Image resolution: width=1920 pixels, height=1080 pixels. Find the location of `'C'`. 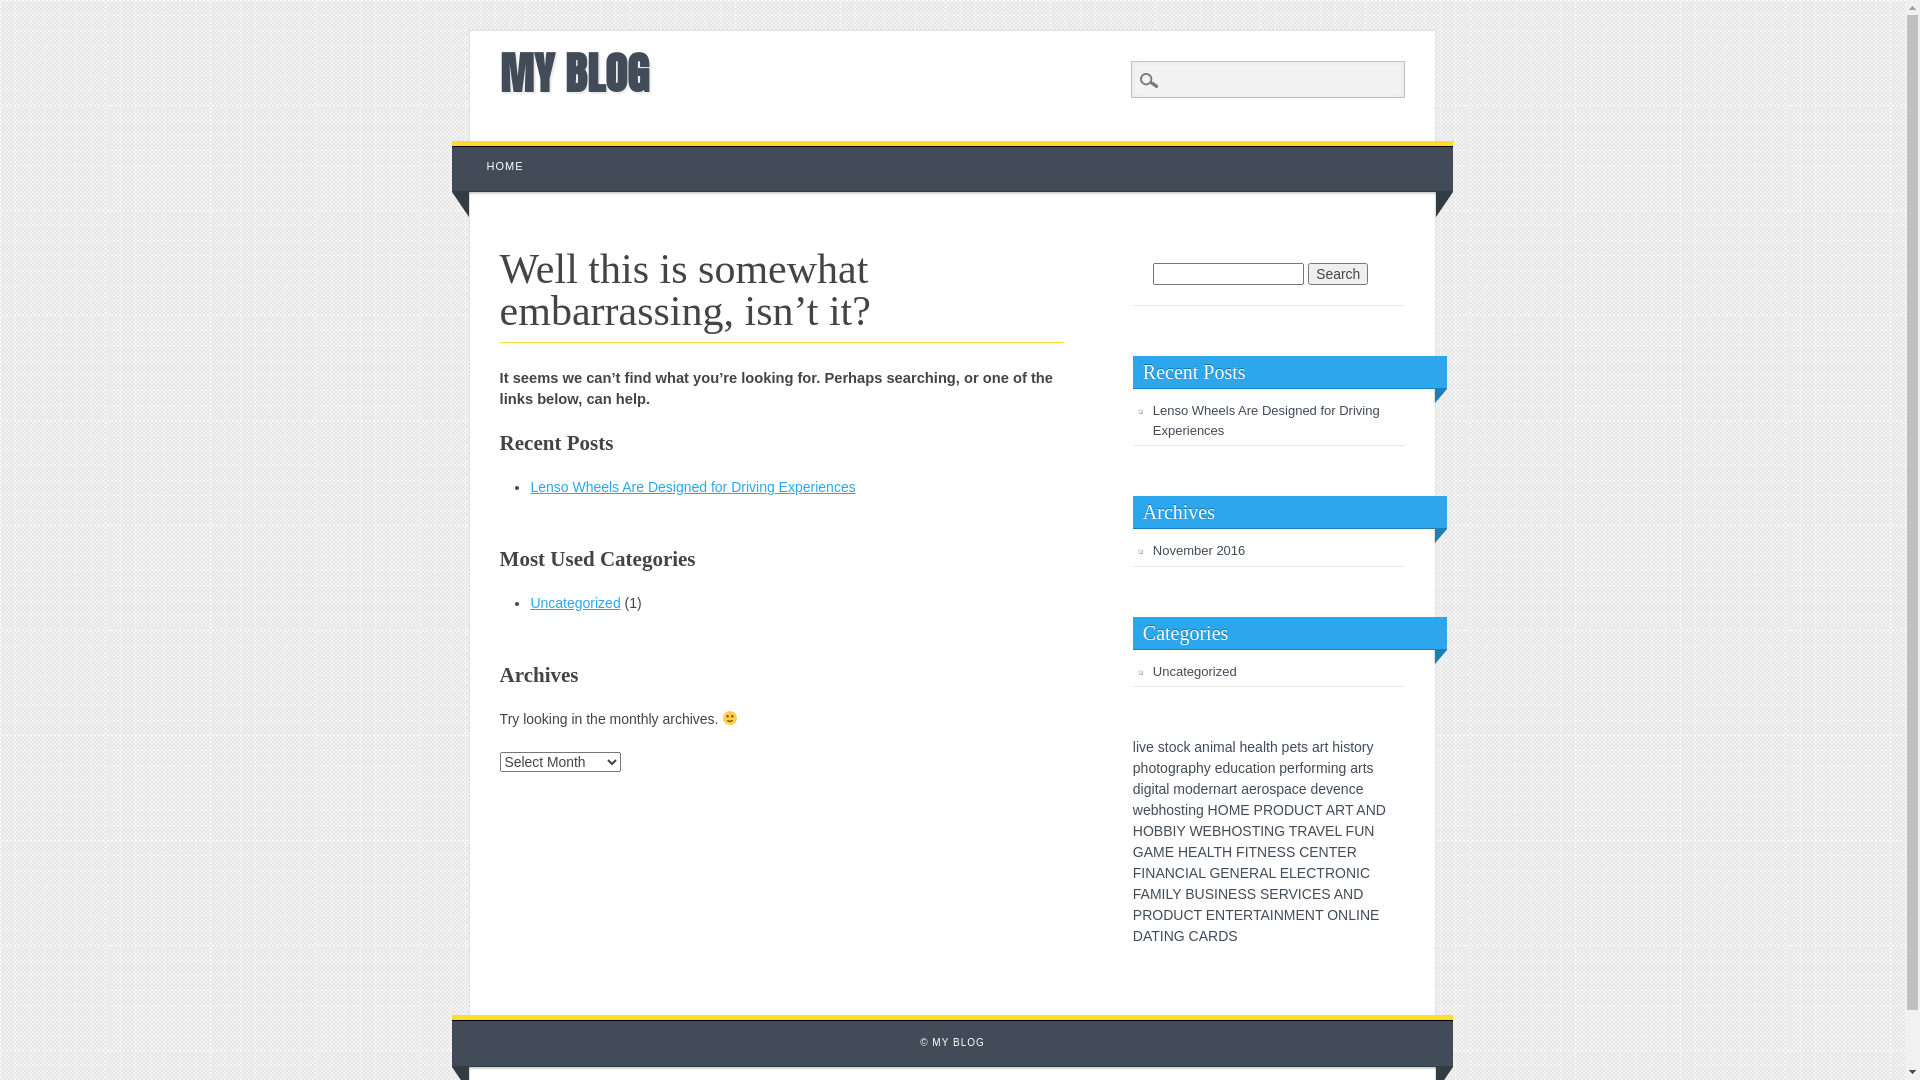

'C' is located at coordinates (1180, 871).